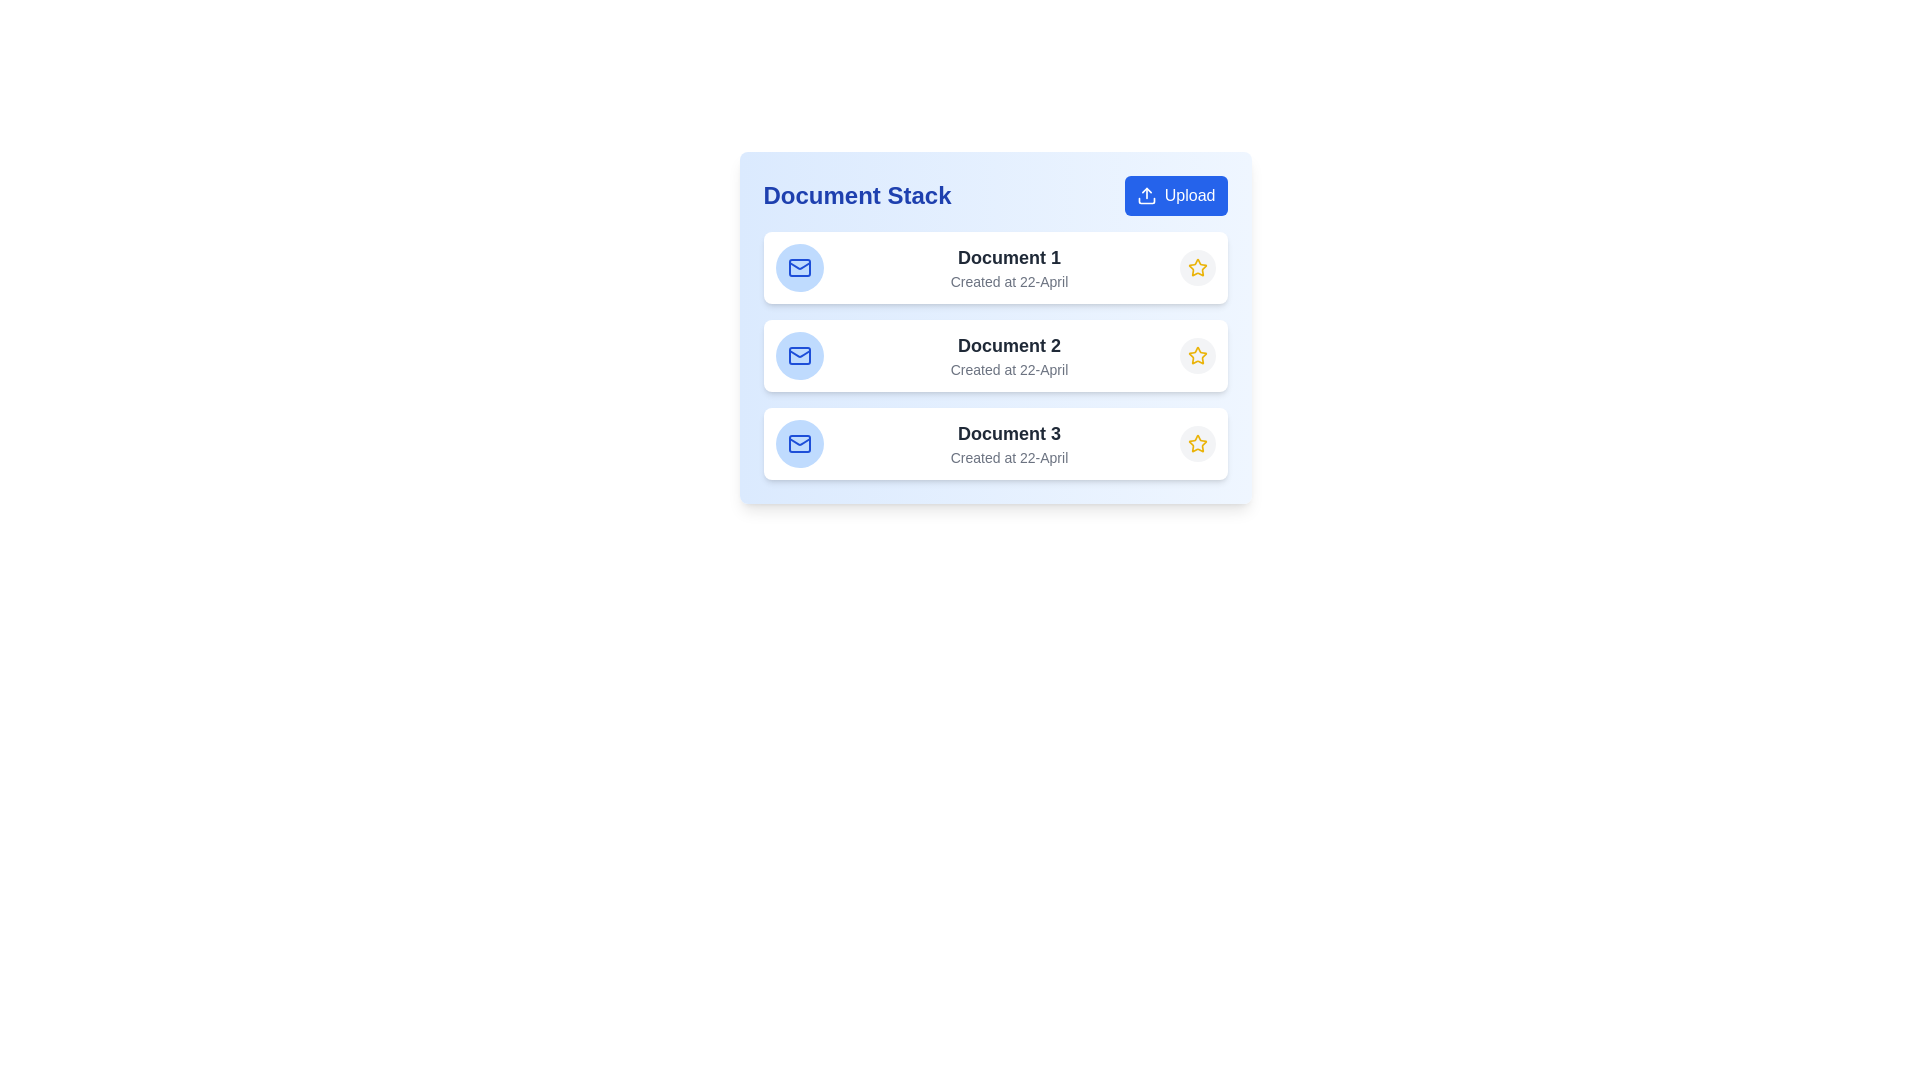 The height and width of the screenshot is (1080, 1920). What do you see at coordinates (798, 442) in the screenshot?
I see `the circular blue icon with a white envelope illustration, located on the left side of the list item labeled 'Document 3' in the third row of the vertical list to highlight or interact with it` at bounding box center [798, 442].